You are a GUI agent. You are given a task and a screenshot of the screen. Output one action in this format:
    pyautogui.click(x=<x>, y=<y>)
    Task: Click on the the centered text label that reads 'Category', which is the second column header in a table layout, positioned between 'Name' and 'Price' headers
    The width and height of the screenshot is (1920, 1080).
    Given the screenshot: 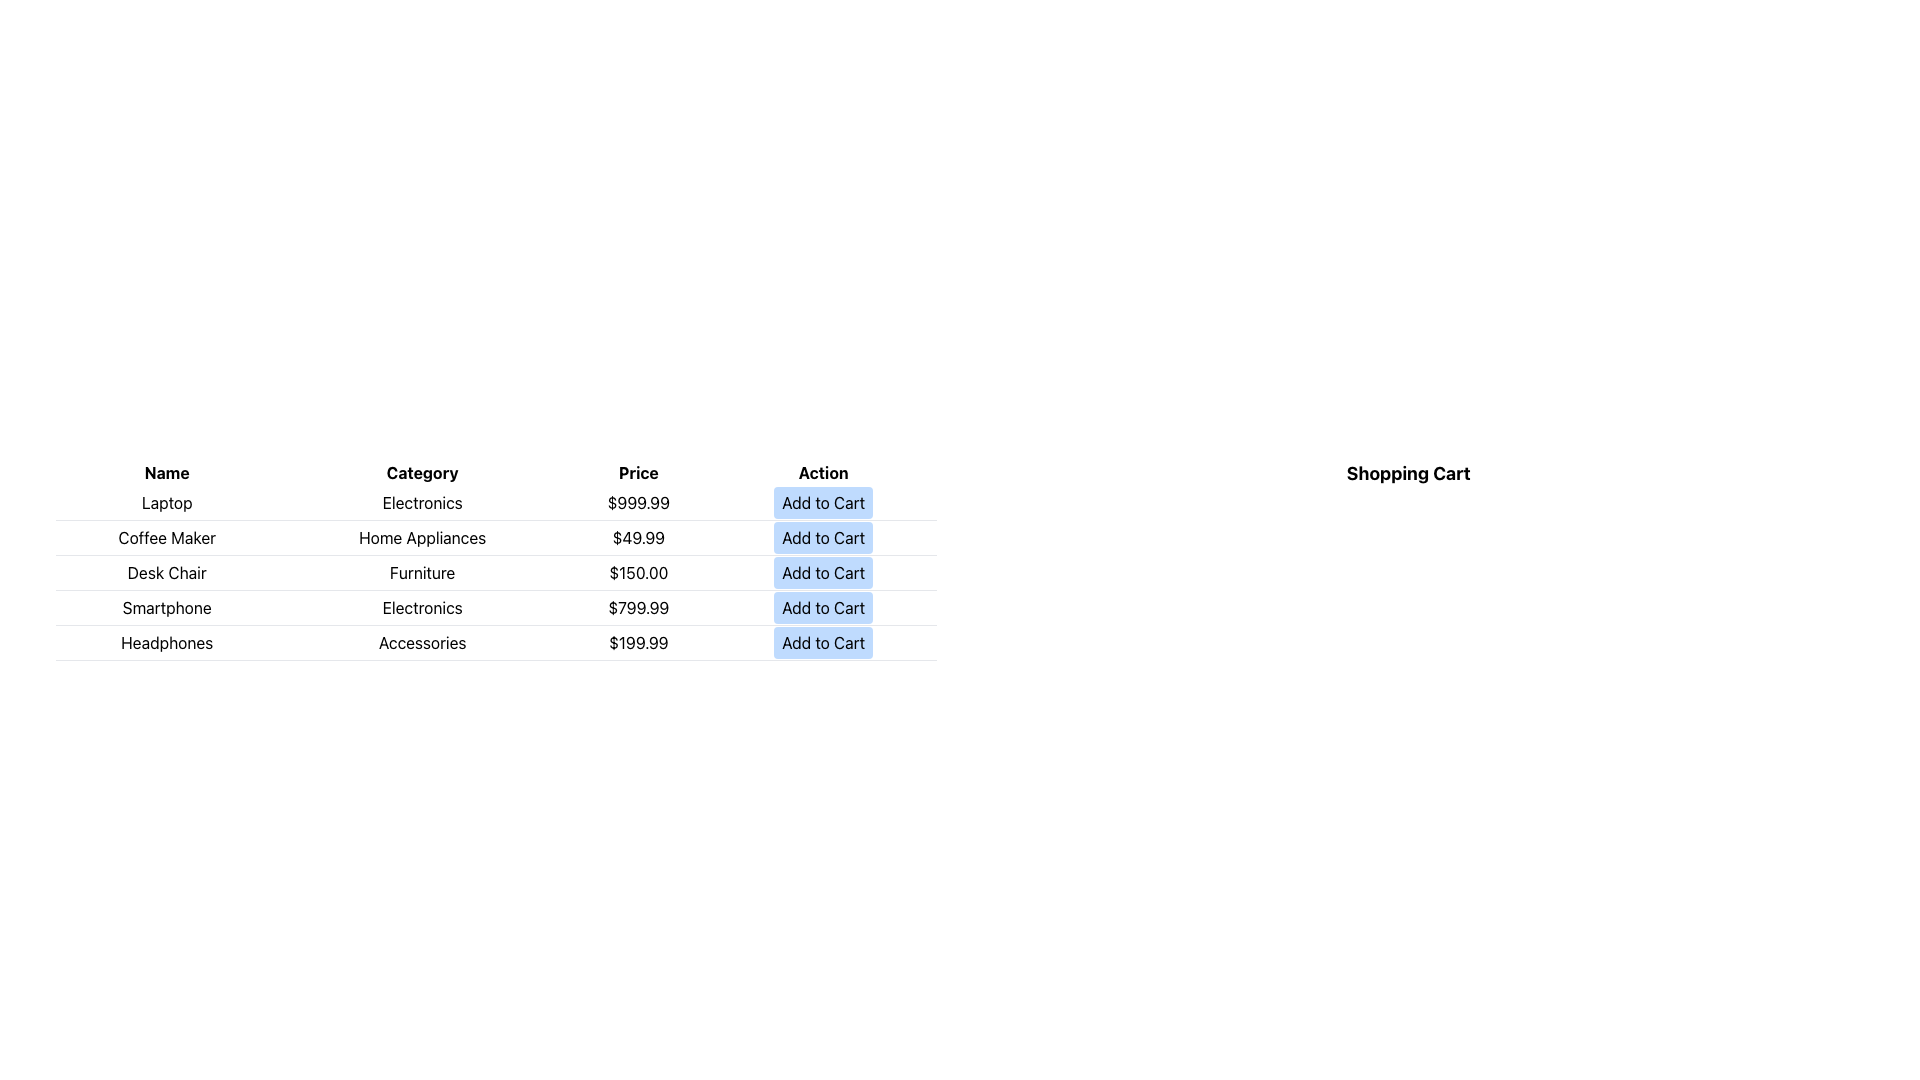 What is the action you would take?
    pyautogui.click(x=421, y=473)
    